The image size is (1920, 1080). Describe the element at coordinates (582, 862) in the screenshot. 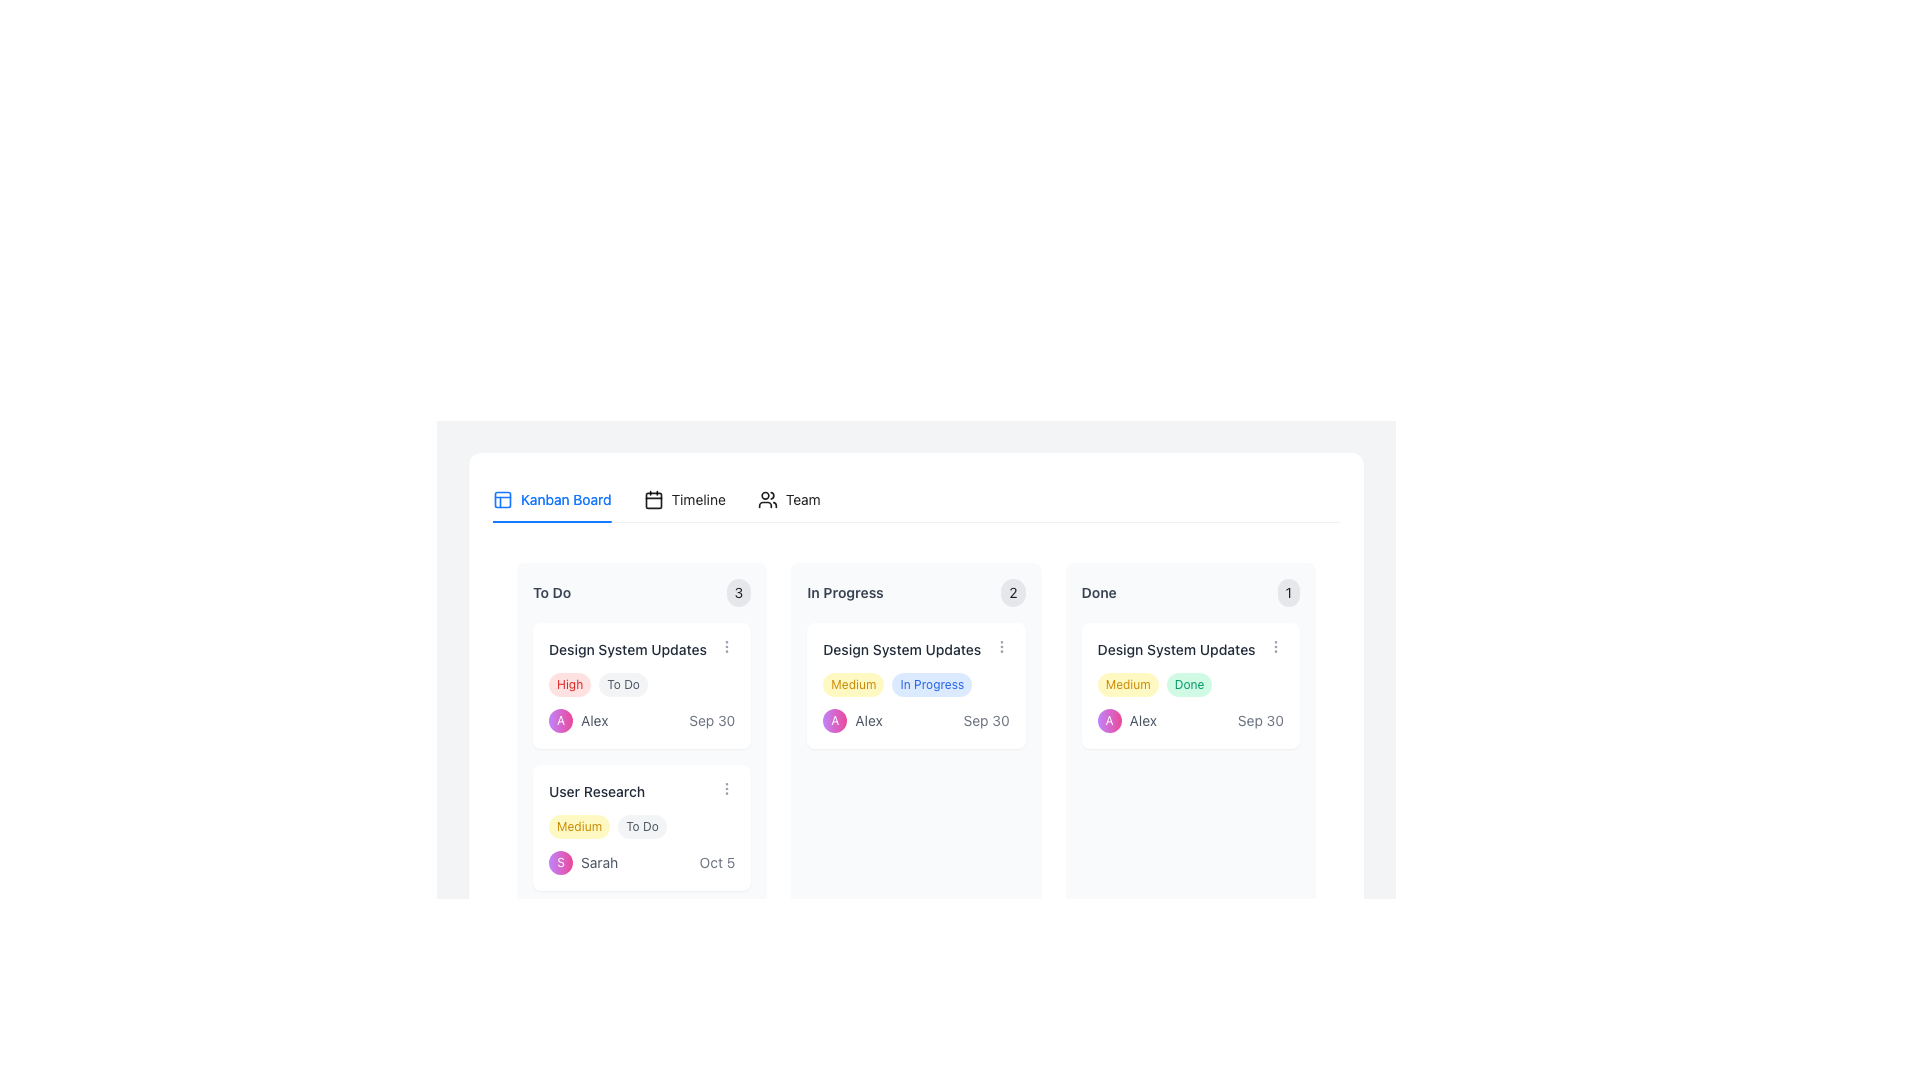

I see `the user identifier for 'Sarah' located in the 'To Do' column under the 'User Research' card, which is the first element to the left of the date indicator 'Oct 5'` at that location.